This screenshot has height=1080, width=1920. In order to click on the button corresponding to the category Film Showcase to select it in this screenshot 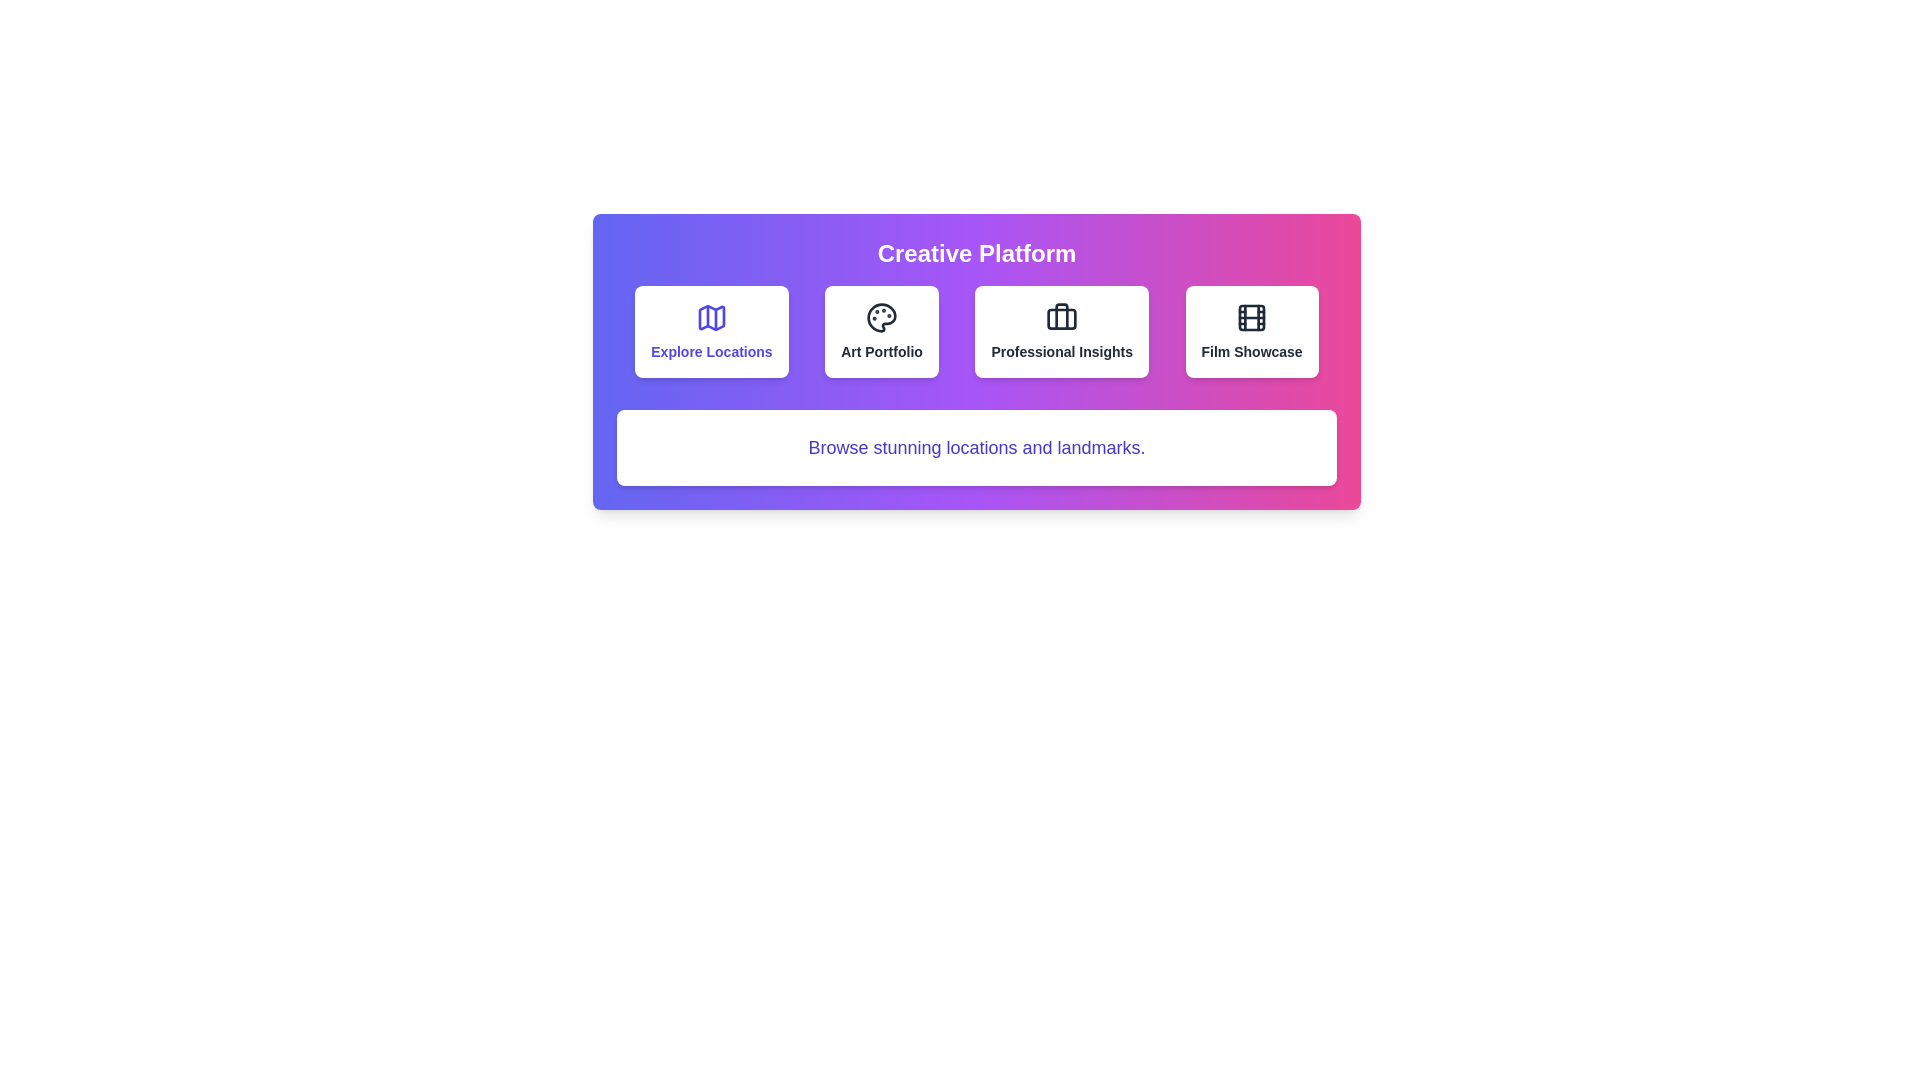, I will do `click(1251, 330)`.